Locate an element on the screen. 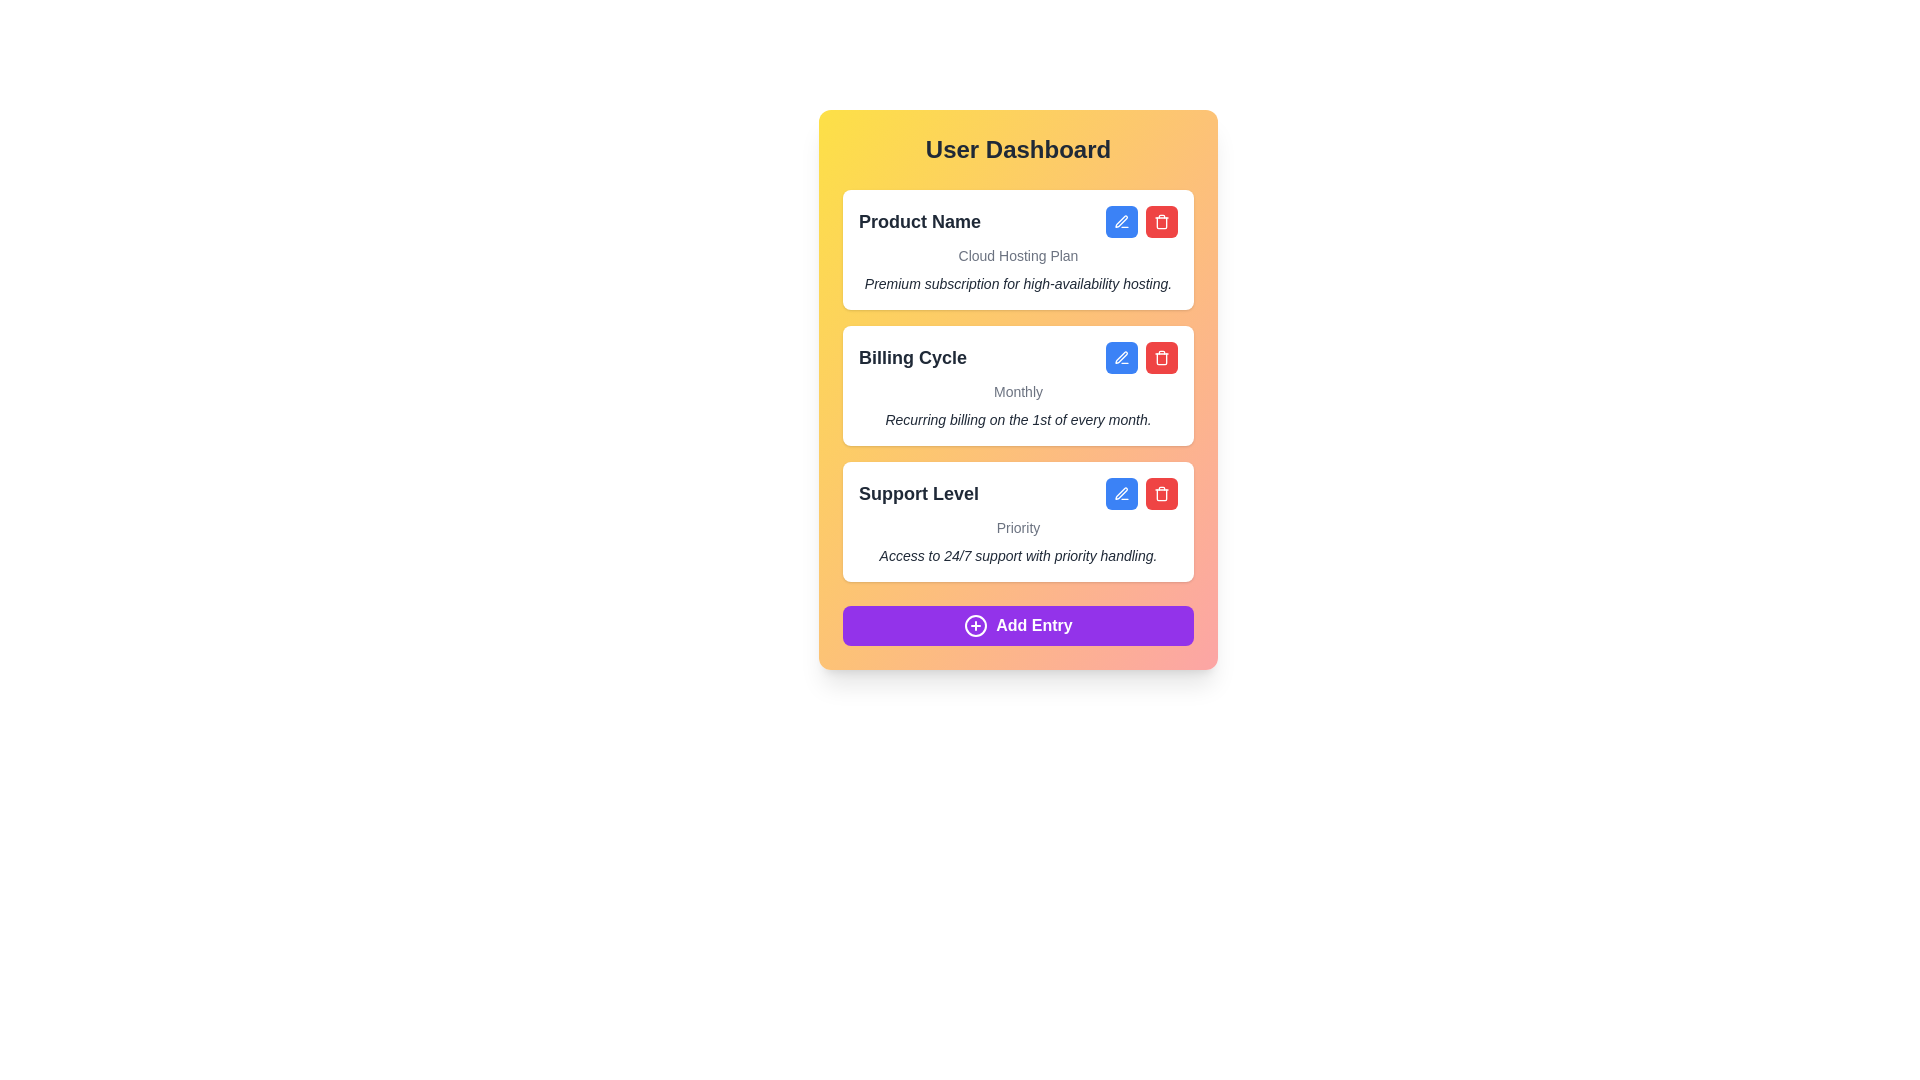  the blue square icon button styled as a pen and line located in the 'Billing Cycle' section of the User Dashboard to initiate editing is located at coordinates (1122, 357).